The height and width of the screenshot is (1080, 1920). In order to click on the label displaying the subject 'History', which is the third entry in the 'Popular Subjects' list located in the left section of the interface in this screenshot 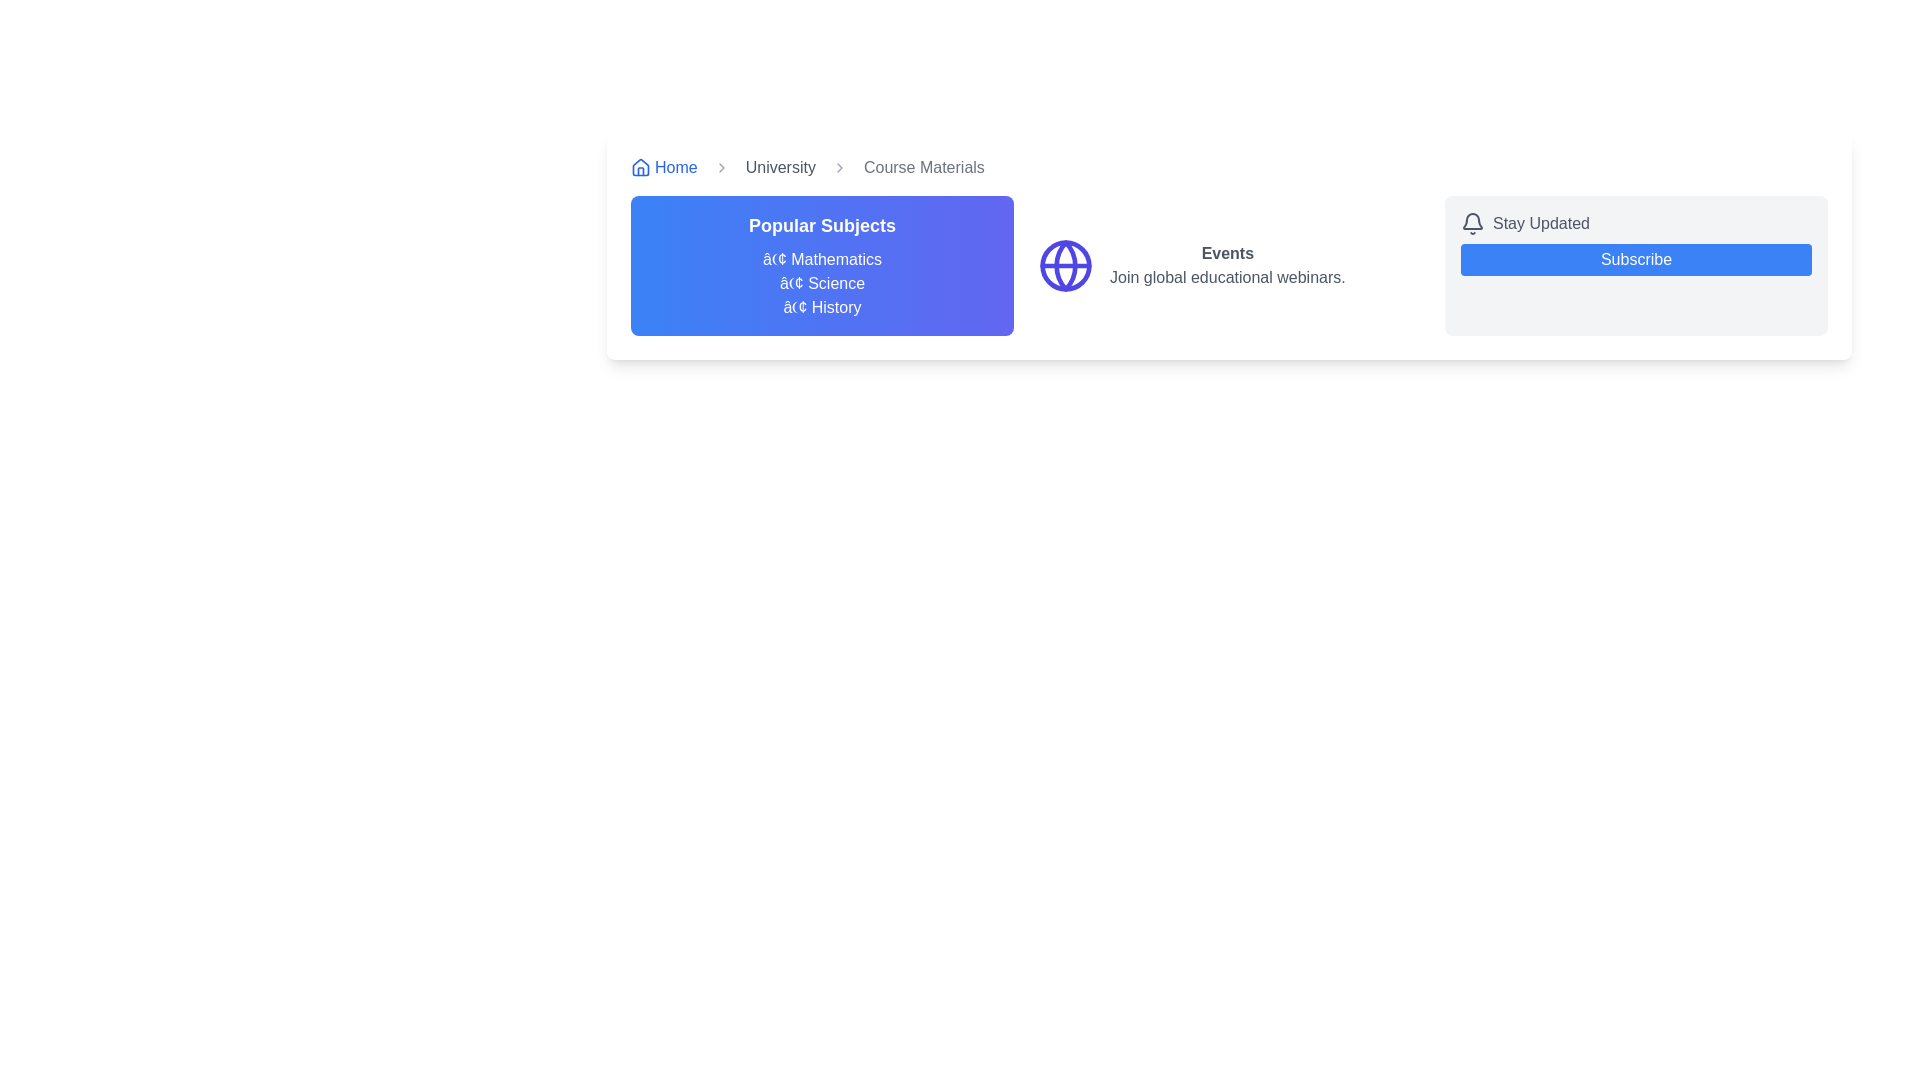, I will do `click(822, 308)`.